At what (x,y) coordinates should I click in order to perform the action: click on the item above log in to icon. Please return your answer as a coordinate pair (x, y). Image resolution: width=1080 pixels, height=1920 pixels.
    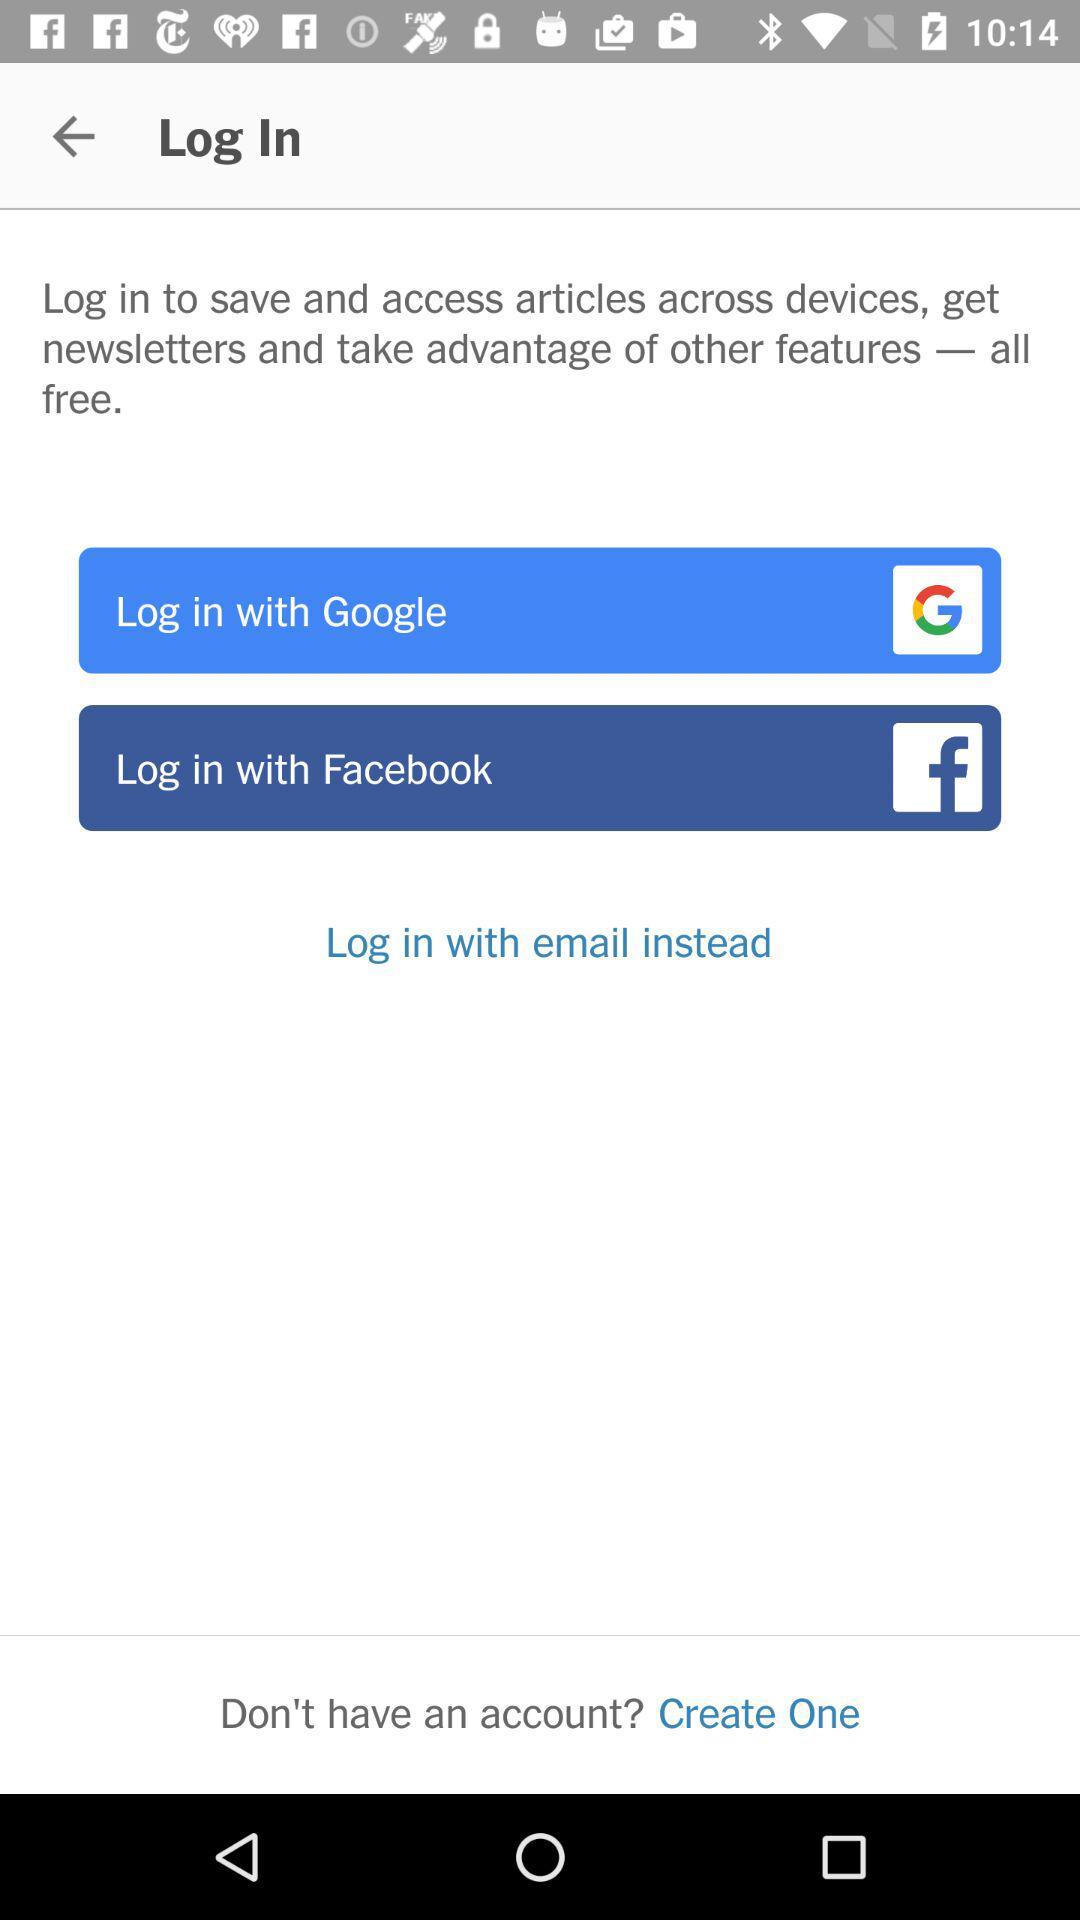
    Looking at the image, I should click on (72, 135).